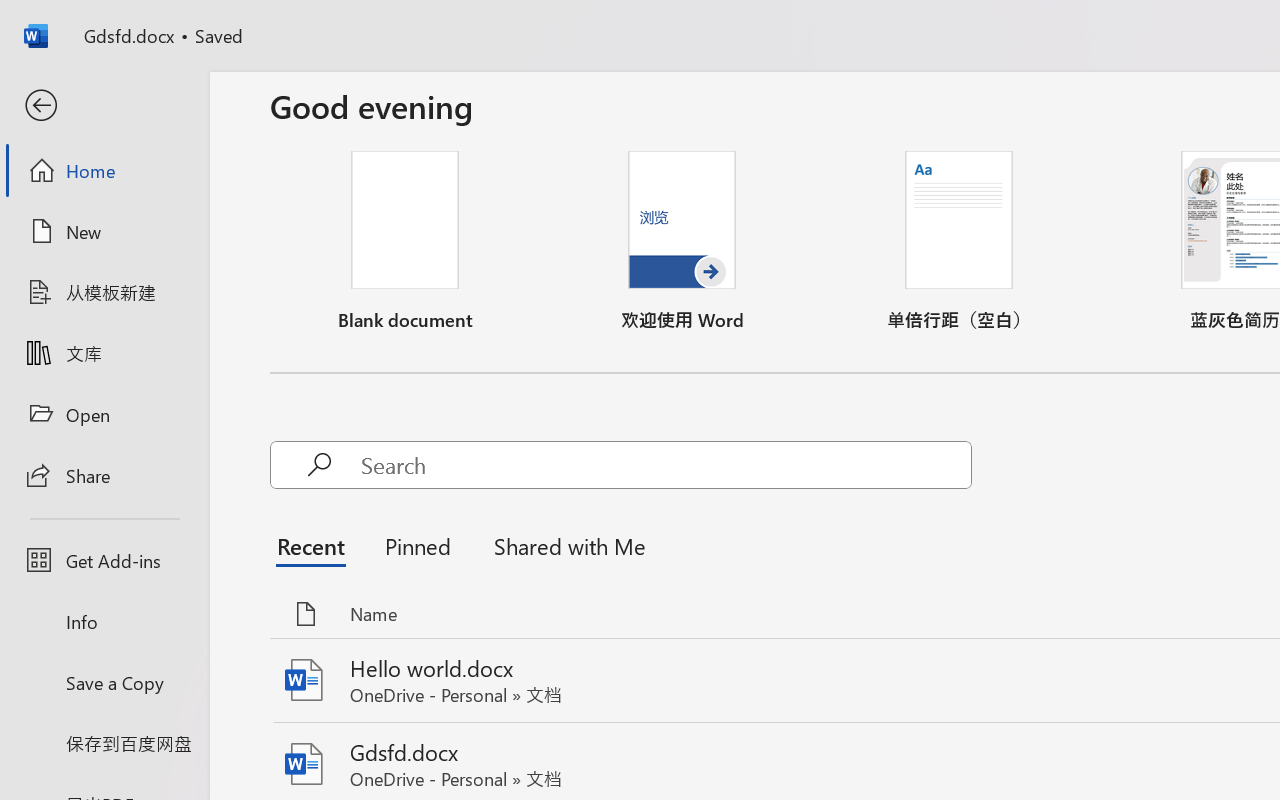 The height and width of the screenshot is (800, 1280). I want to click on 'Save a Copy', so click(103, 682).